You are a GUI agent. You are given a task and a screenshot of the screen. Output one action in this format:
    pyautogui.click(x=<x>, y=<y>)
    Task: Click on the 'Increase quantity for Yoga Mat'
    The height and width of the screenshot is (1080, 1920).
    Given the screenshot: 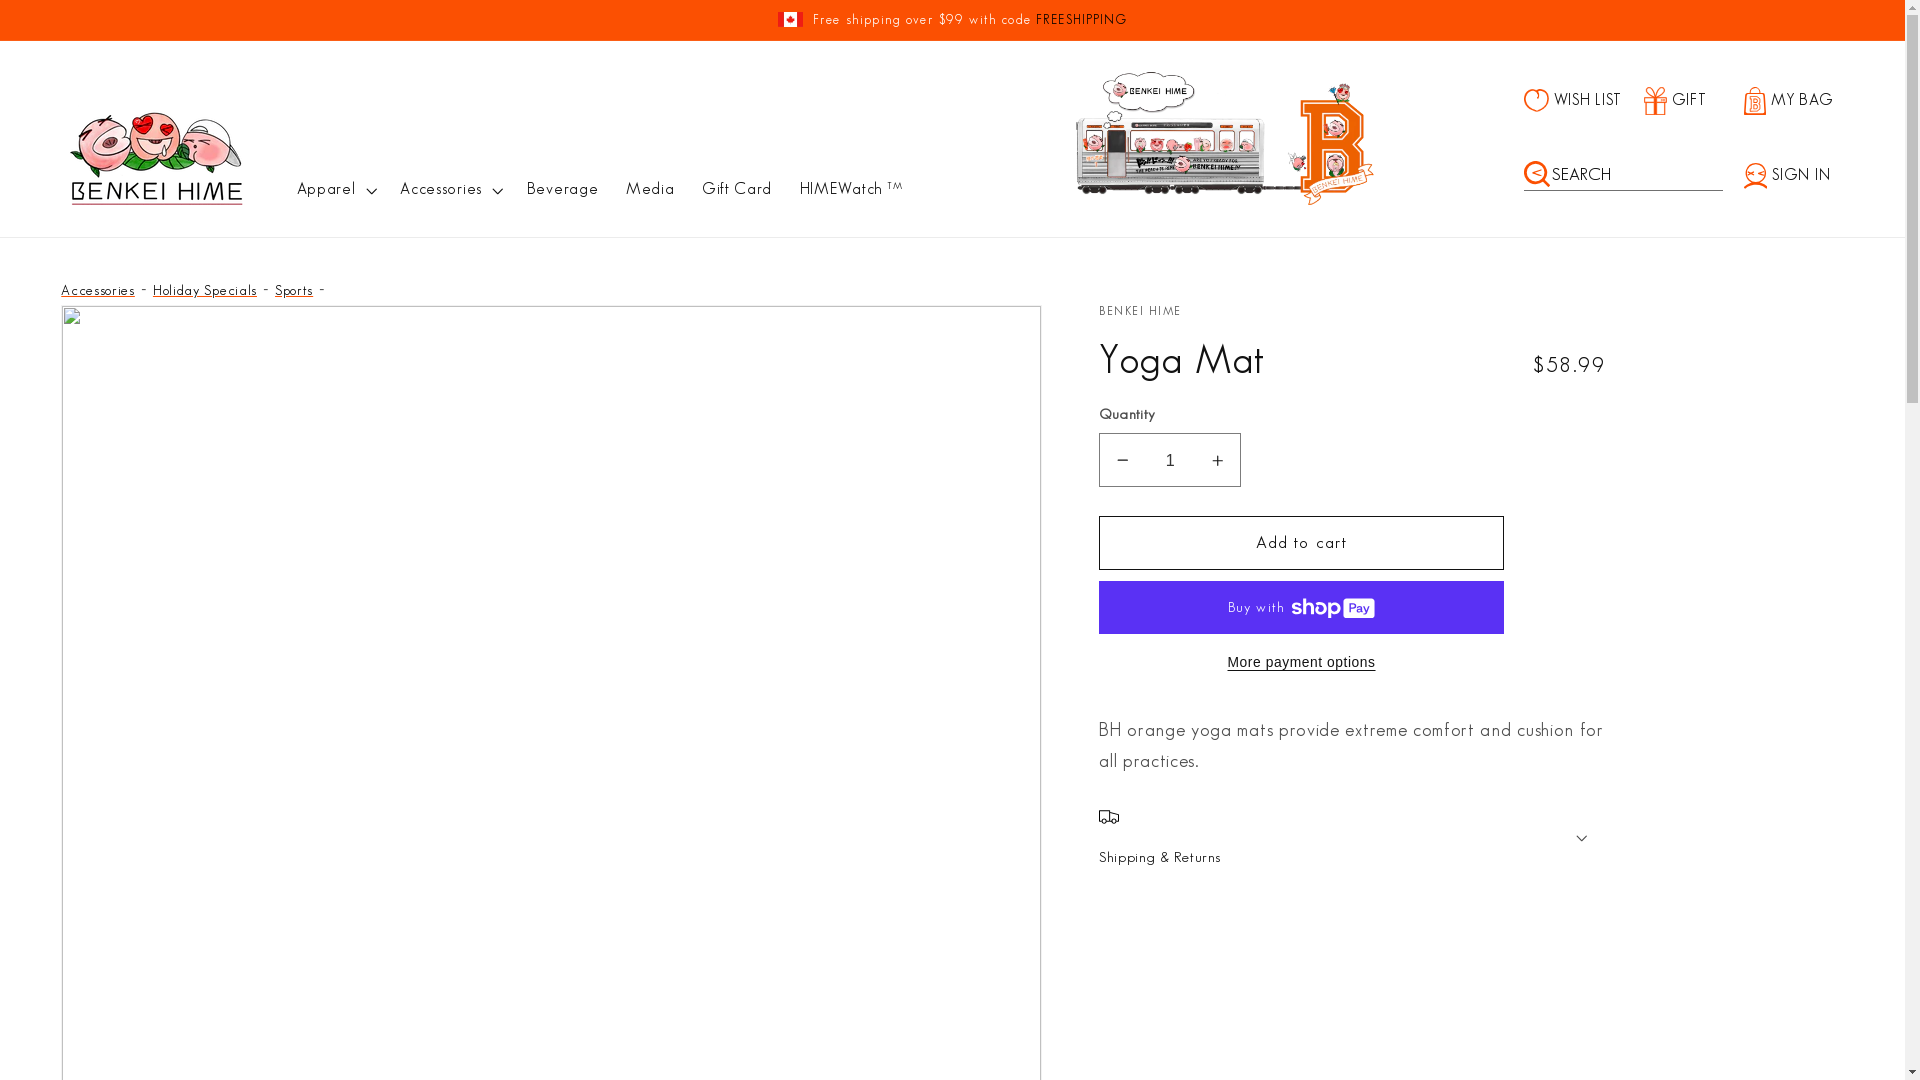 What is the action you would take?
    pyautogui.click(x=1216, y=459)
    